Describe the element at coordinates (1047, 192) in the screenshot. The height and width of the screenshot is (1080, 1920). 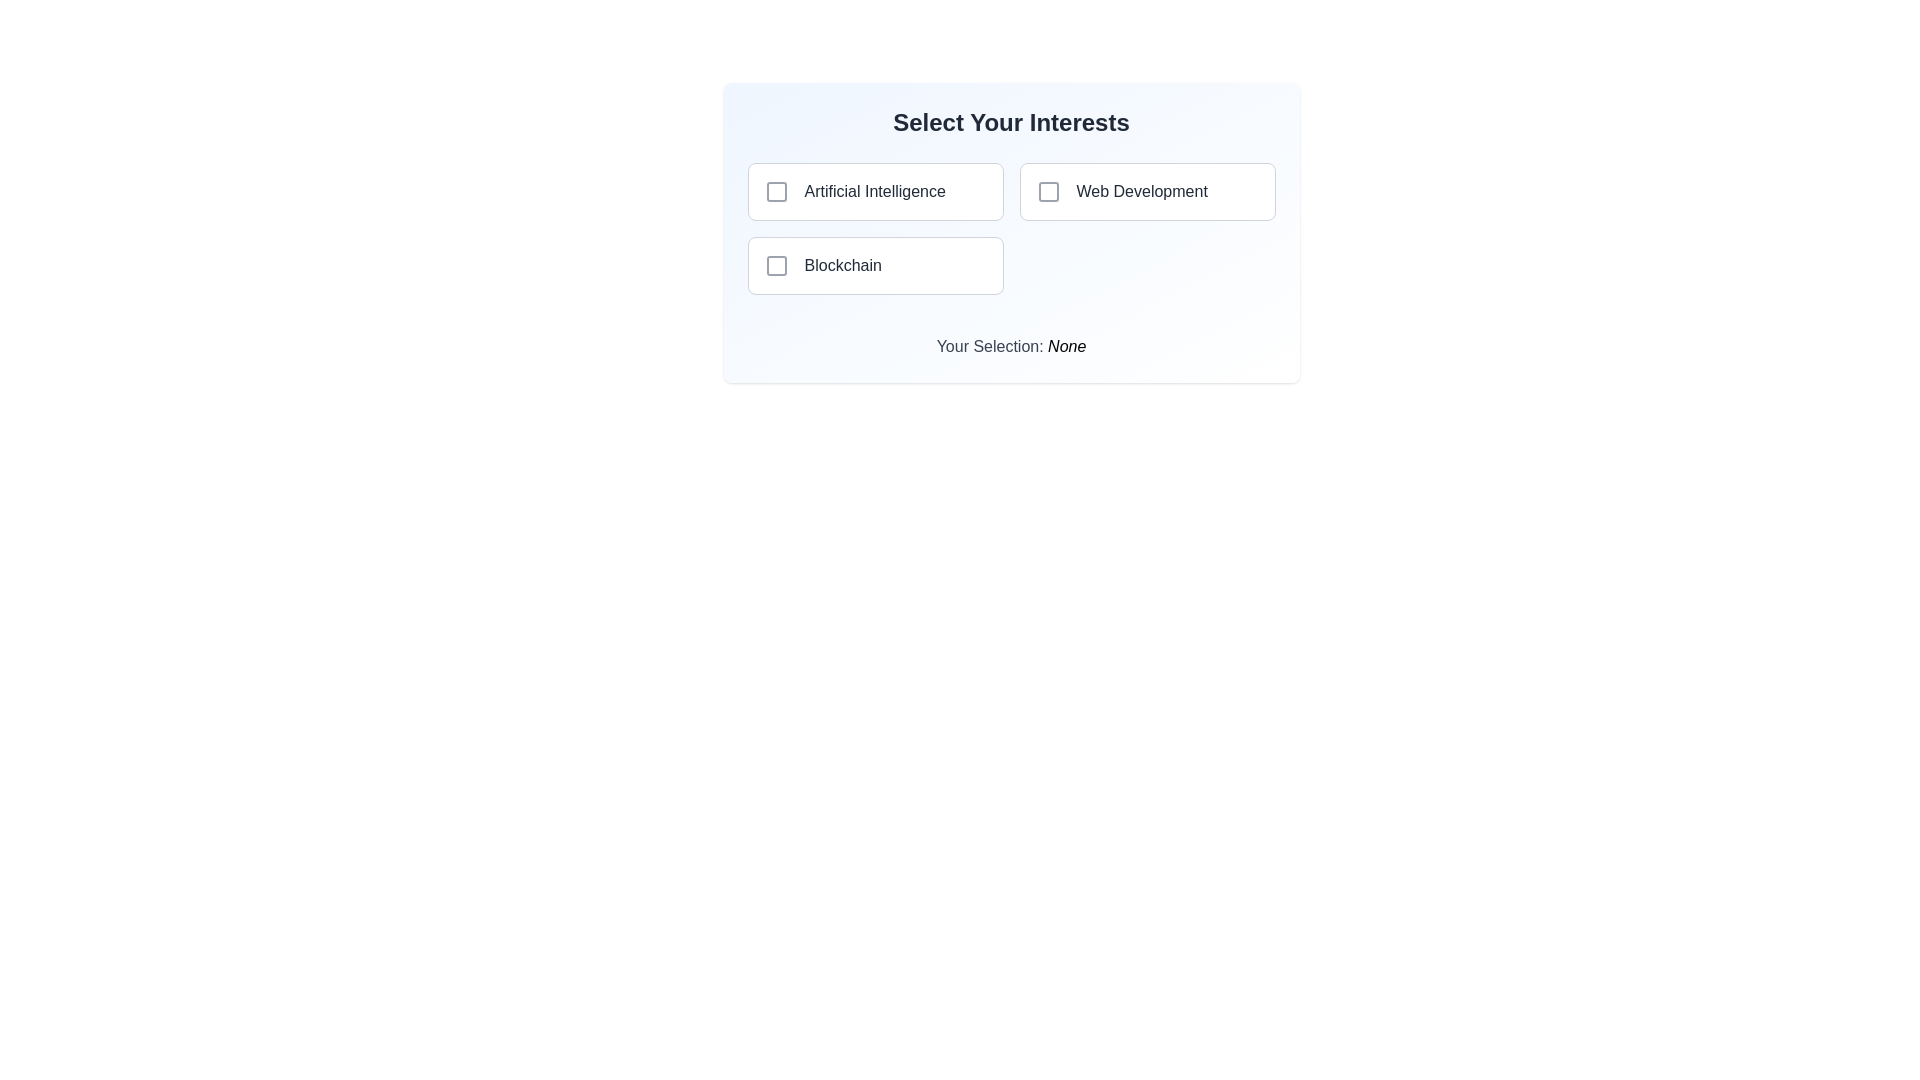
I see `the checkbox located in the 'Select Your Interests' section` at that location.